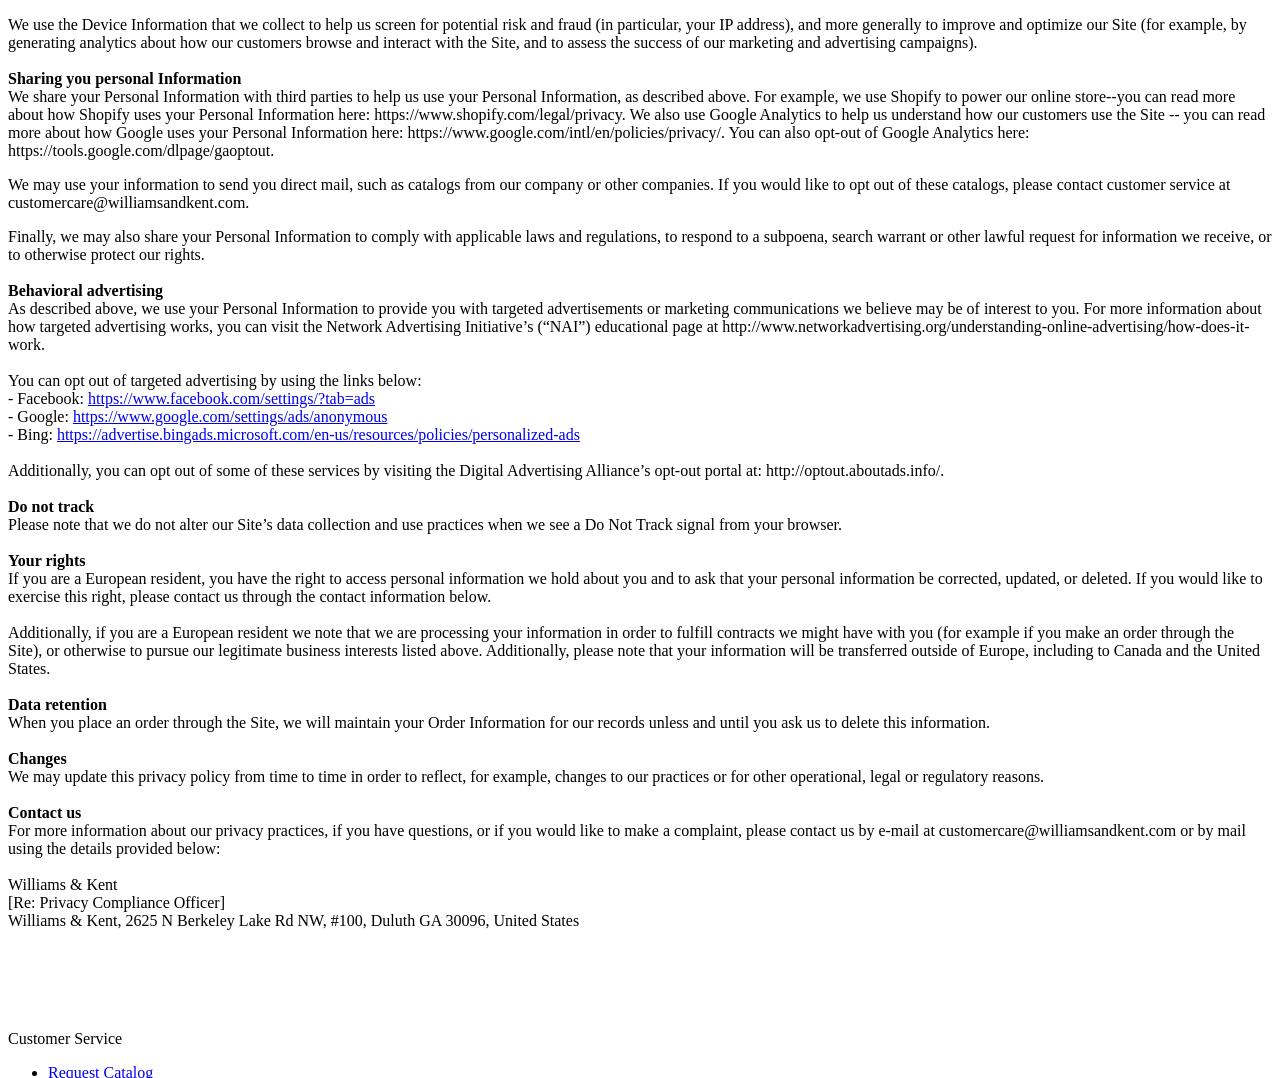 The image size is (1280, 1078). What do you see at coordinates (525, 774) in the screenshot?
I see `'We may update this privacy policy from time to time in order to reflect, for example, changes to our practices or for other operational, legal or regulatory reasons.'` at bounding box center [525, 774].